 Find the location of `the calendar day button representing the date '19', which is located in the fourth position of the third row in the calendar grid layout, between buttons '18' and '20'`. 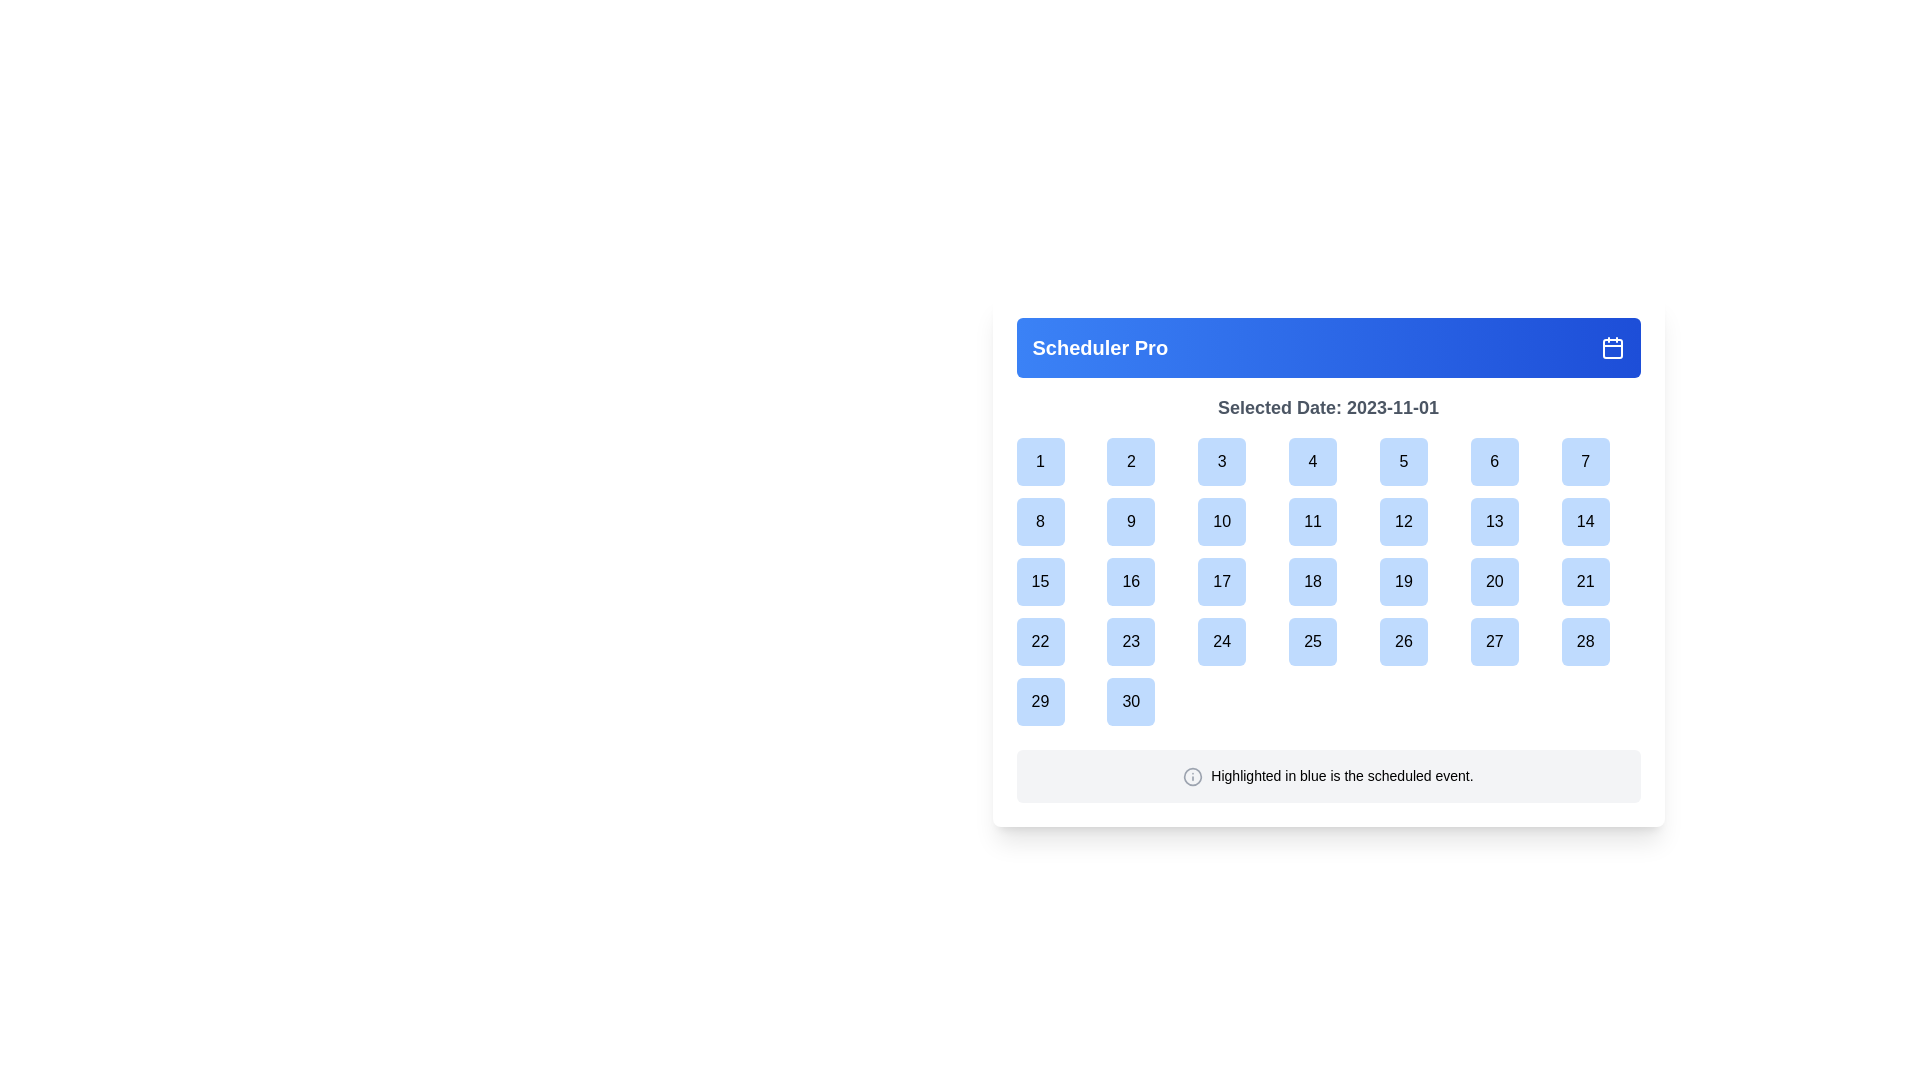

the calendar day button representing the date '19', which is located in the fourth position of the third row in the calendar grid layout, between buttons '18' and '20' is located at coordinates (1402, 582).